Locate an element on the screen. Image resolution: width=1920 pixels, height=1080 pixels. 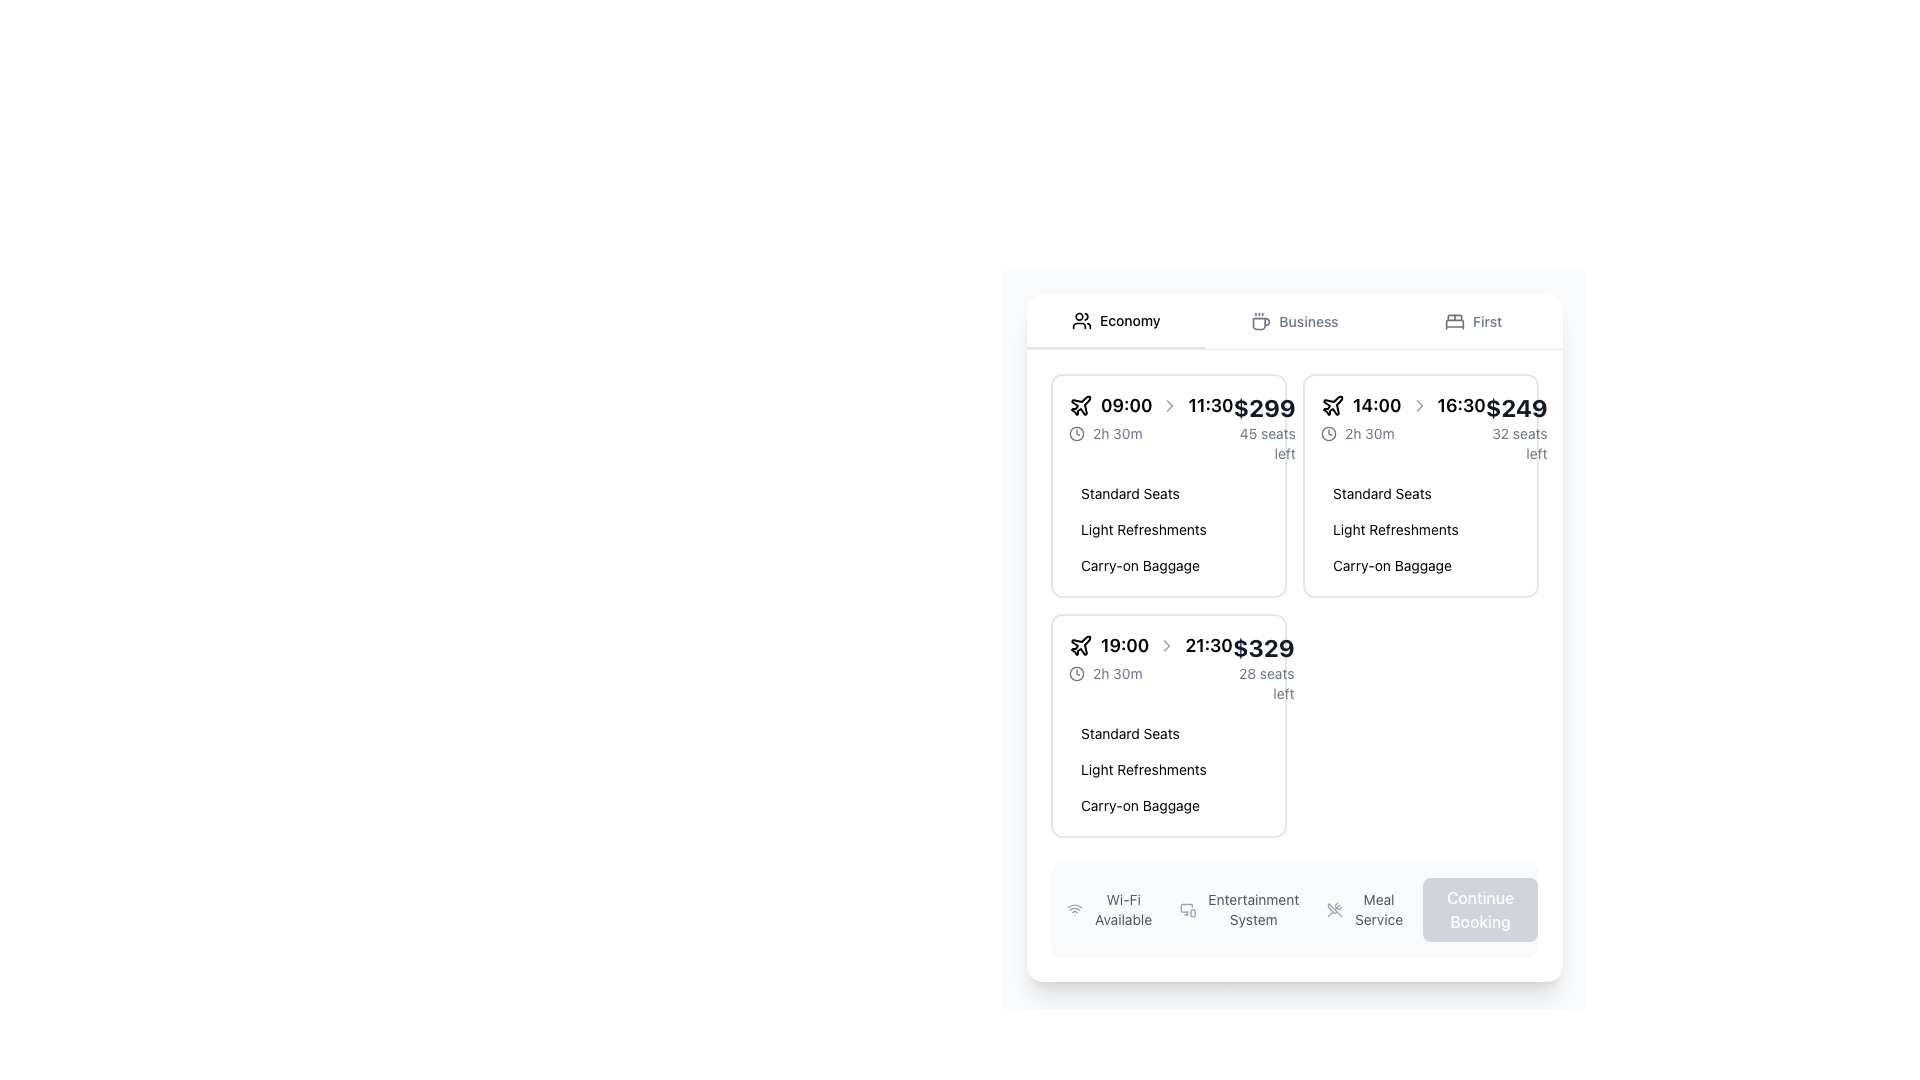
crossed utensils icon styled with a grayish tone, located next to the label 'Meal Service' at the bottom of the interface is located at coordinates (1334, 910).